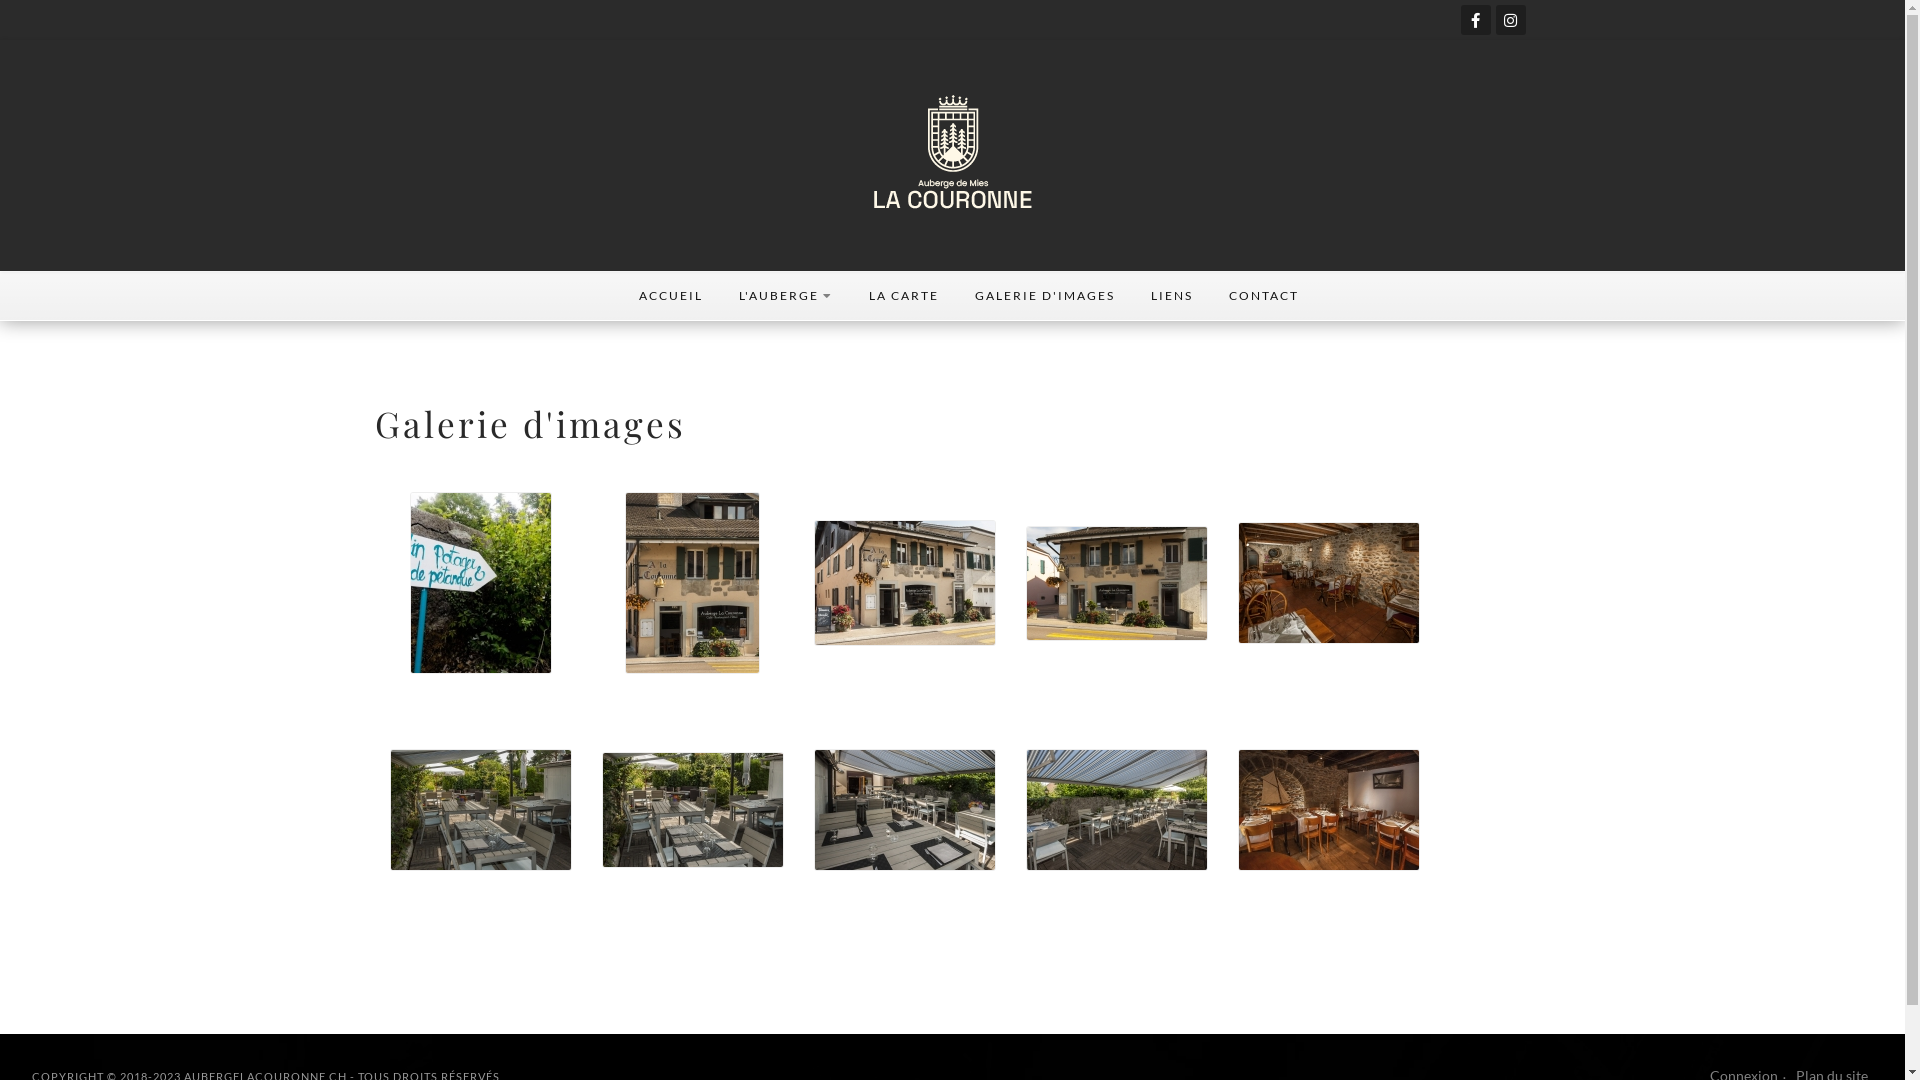 The image size is (1920, 1080). I want to click on 'CONTACT', so click(1261, 296).